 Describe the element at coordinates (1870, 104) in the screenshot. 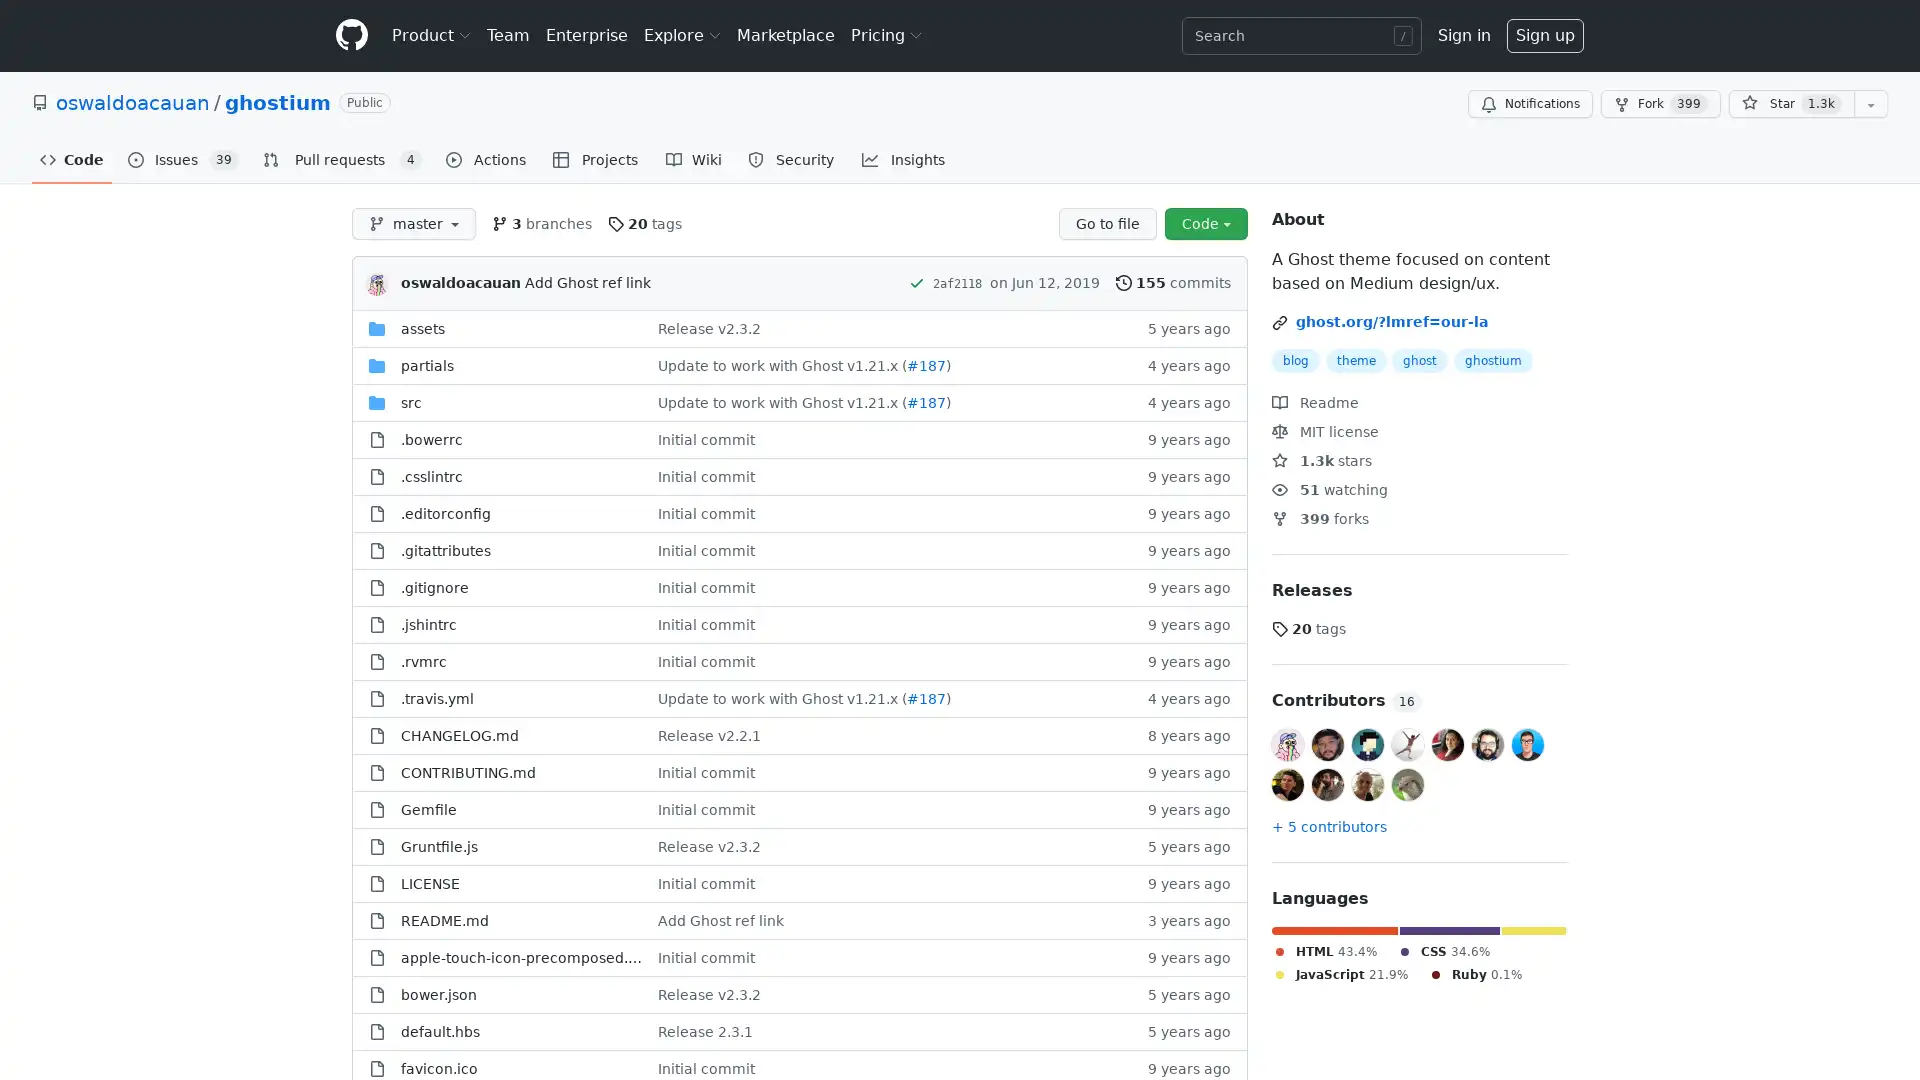

I see `You must be signed in to add this repository to a list` at that location.